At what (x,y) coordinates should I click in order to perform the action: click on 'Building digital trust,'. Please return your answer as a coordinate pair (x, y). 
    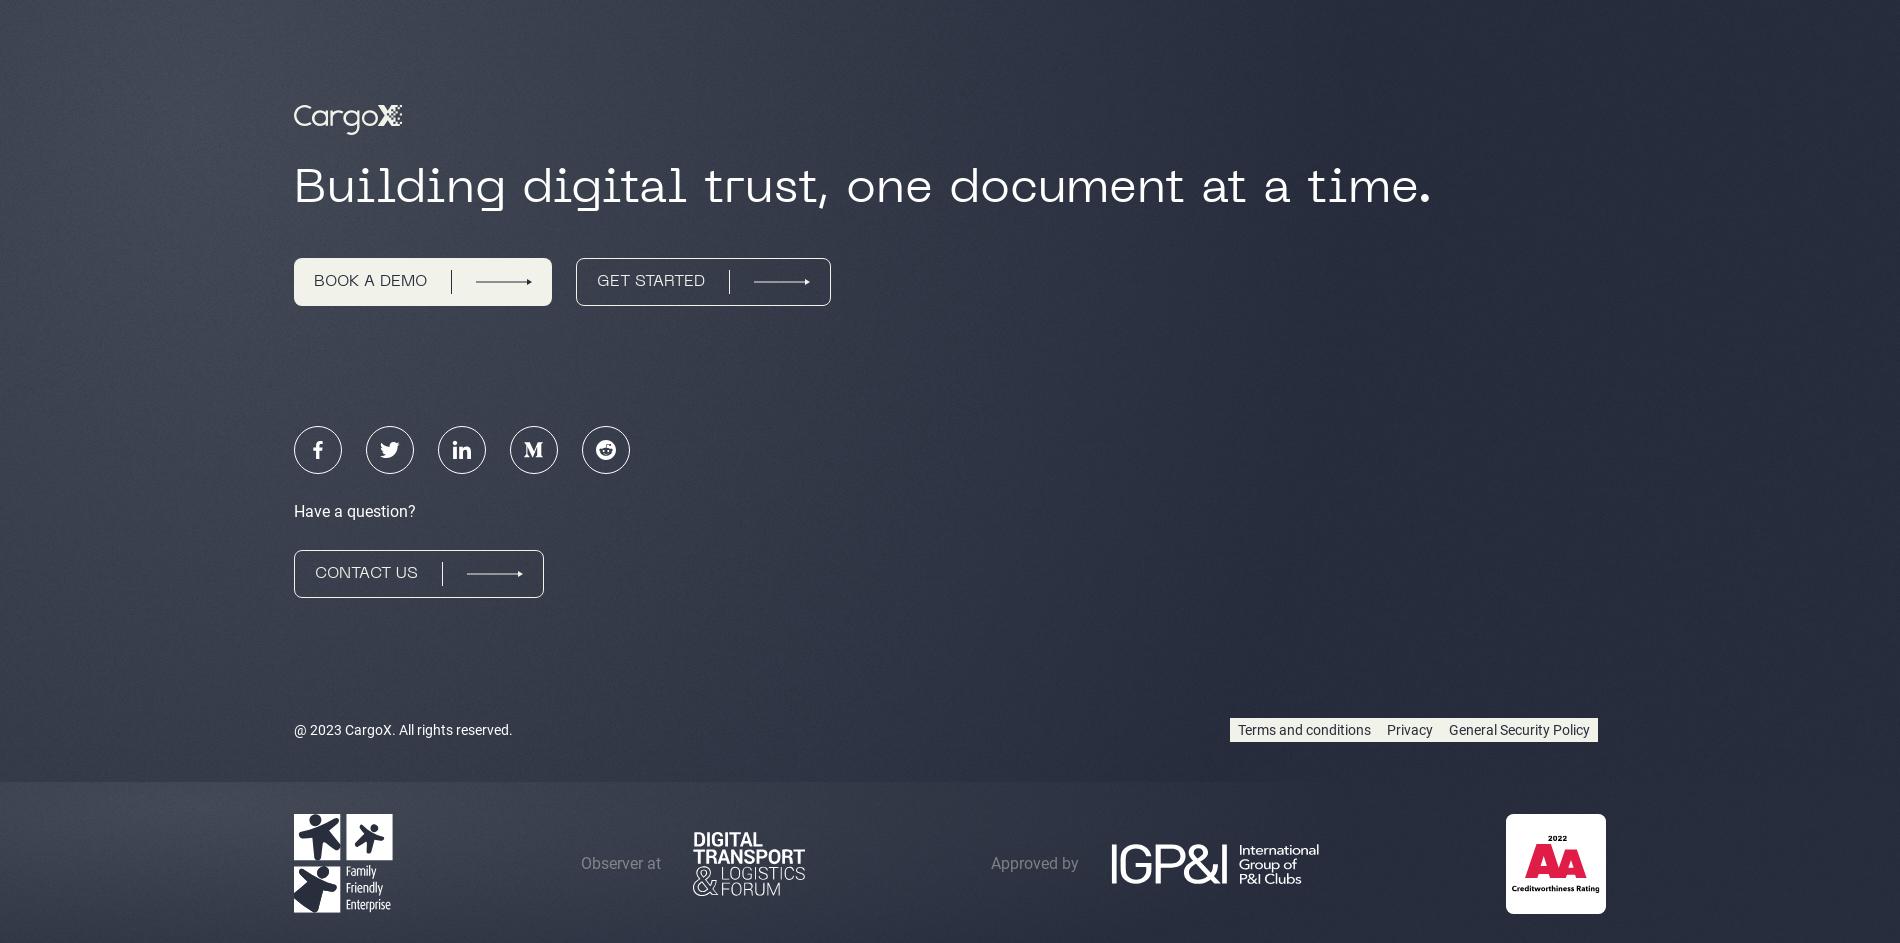
    Looking at the image, I should click on (562, 189).